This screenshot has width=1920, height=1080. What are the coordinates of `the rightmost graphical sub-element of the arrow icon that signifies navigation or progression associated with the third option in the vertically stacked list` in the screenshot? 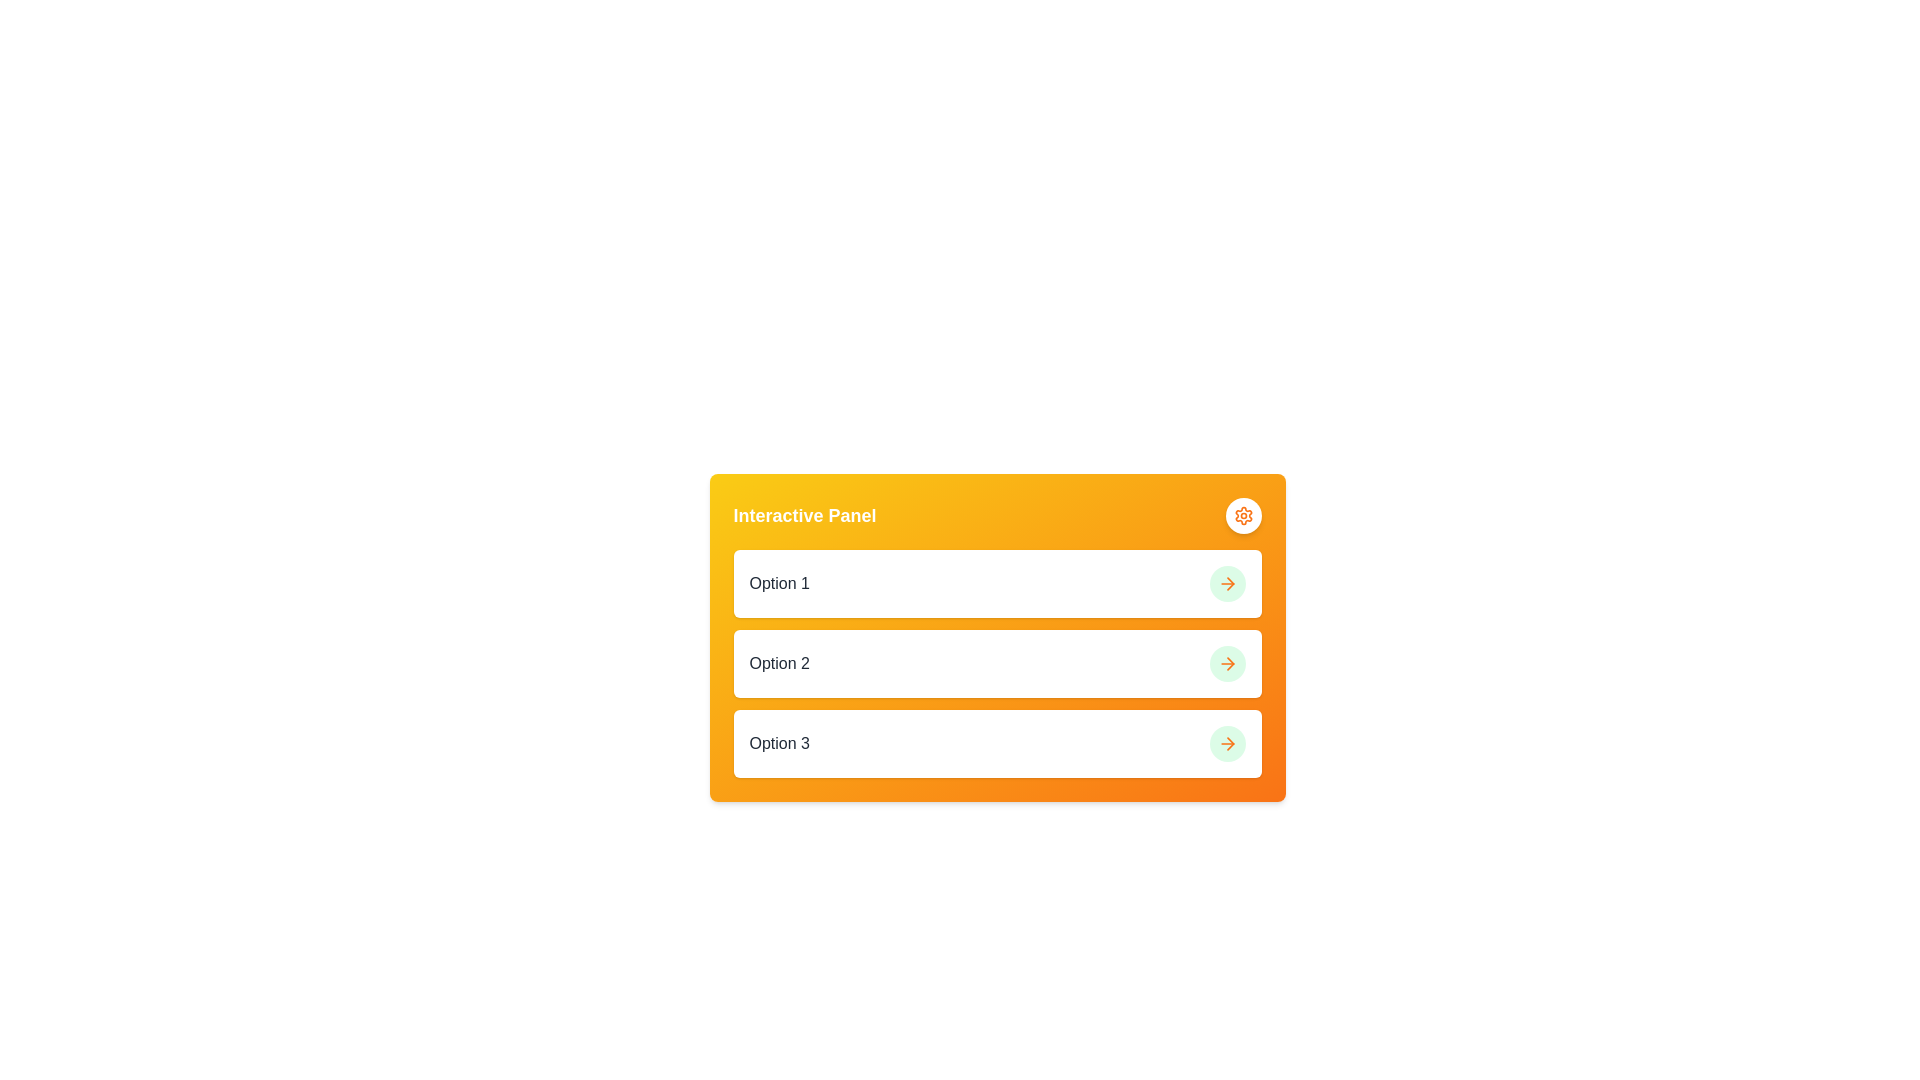 It's located at (1229, 744).